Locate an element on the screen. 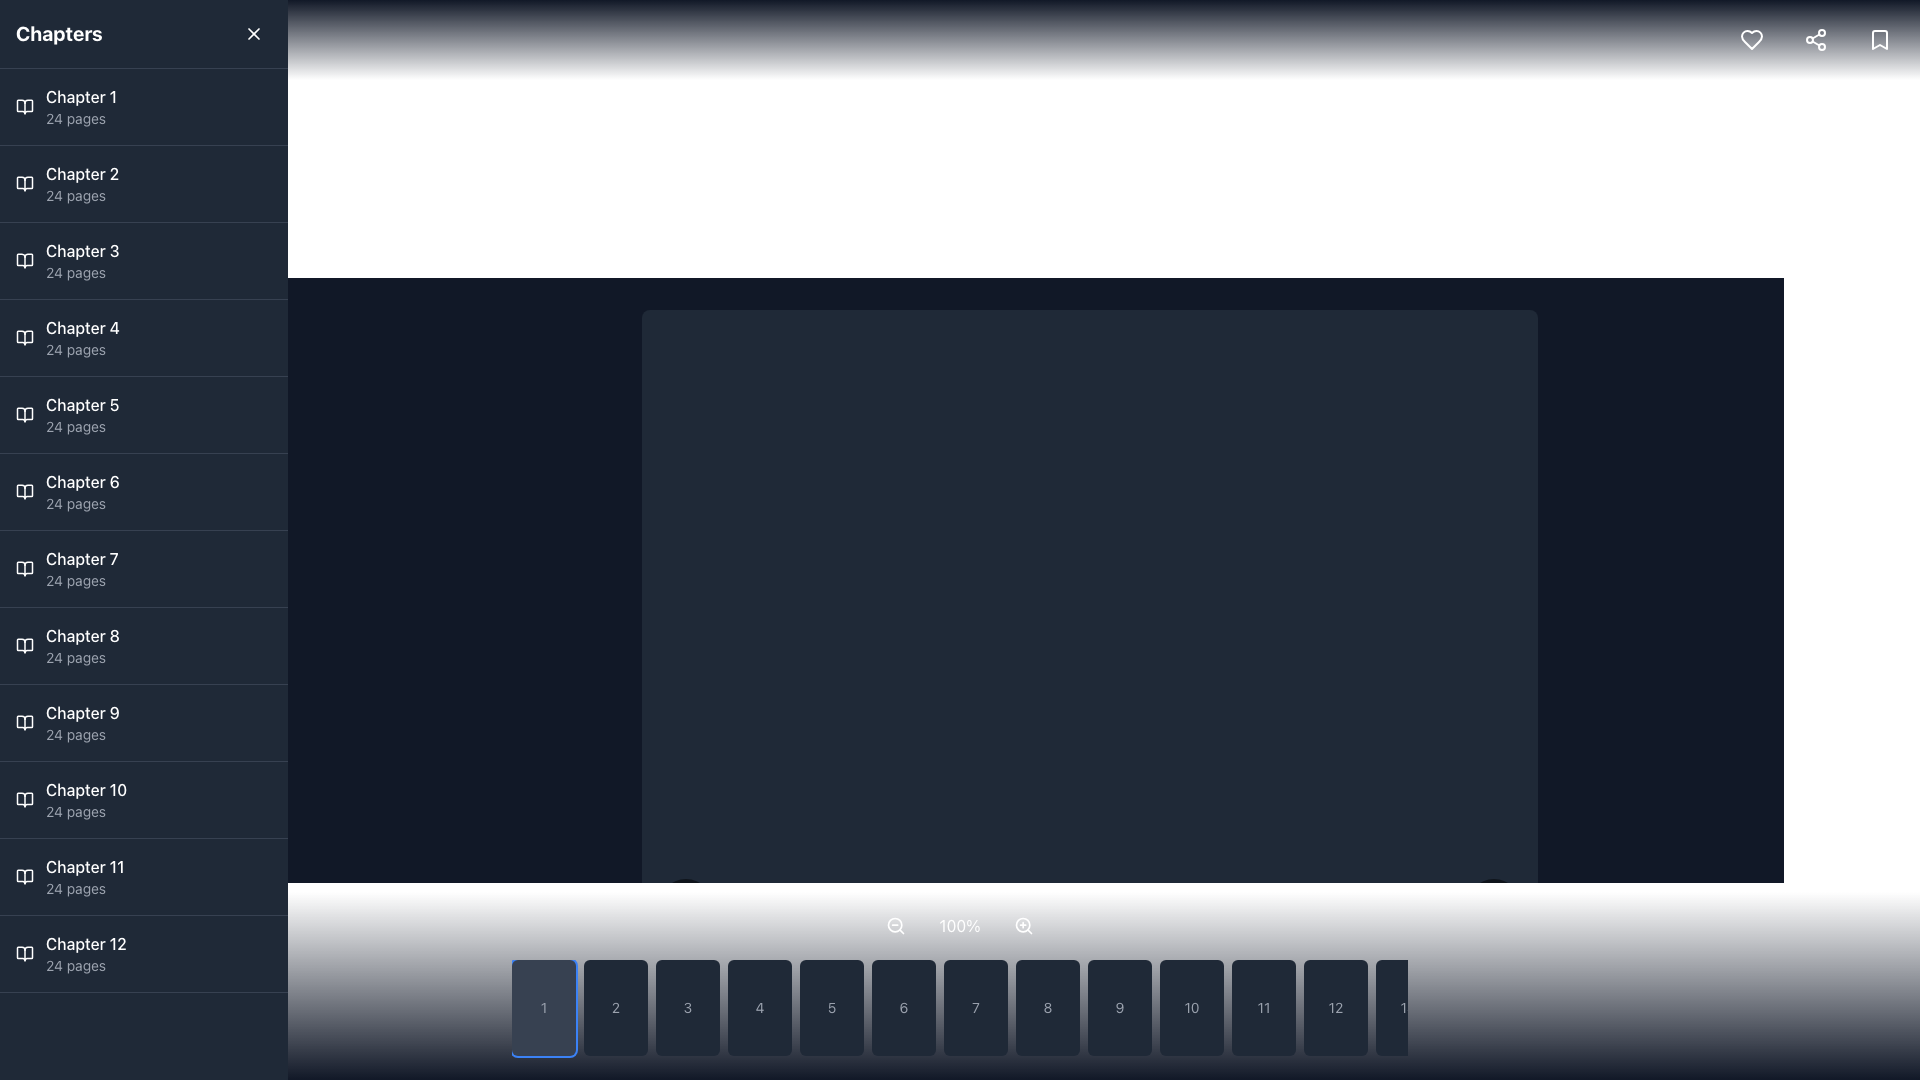 The image size is (1920, 1080). the zoom-in button located on the bottom bar is located at coordinates (1023, 925).